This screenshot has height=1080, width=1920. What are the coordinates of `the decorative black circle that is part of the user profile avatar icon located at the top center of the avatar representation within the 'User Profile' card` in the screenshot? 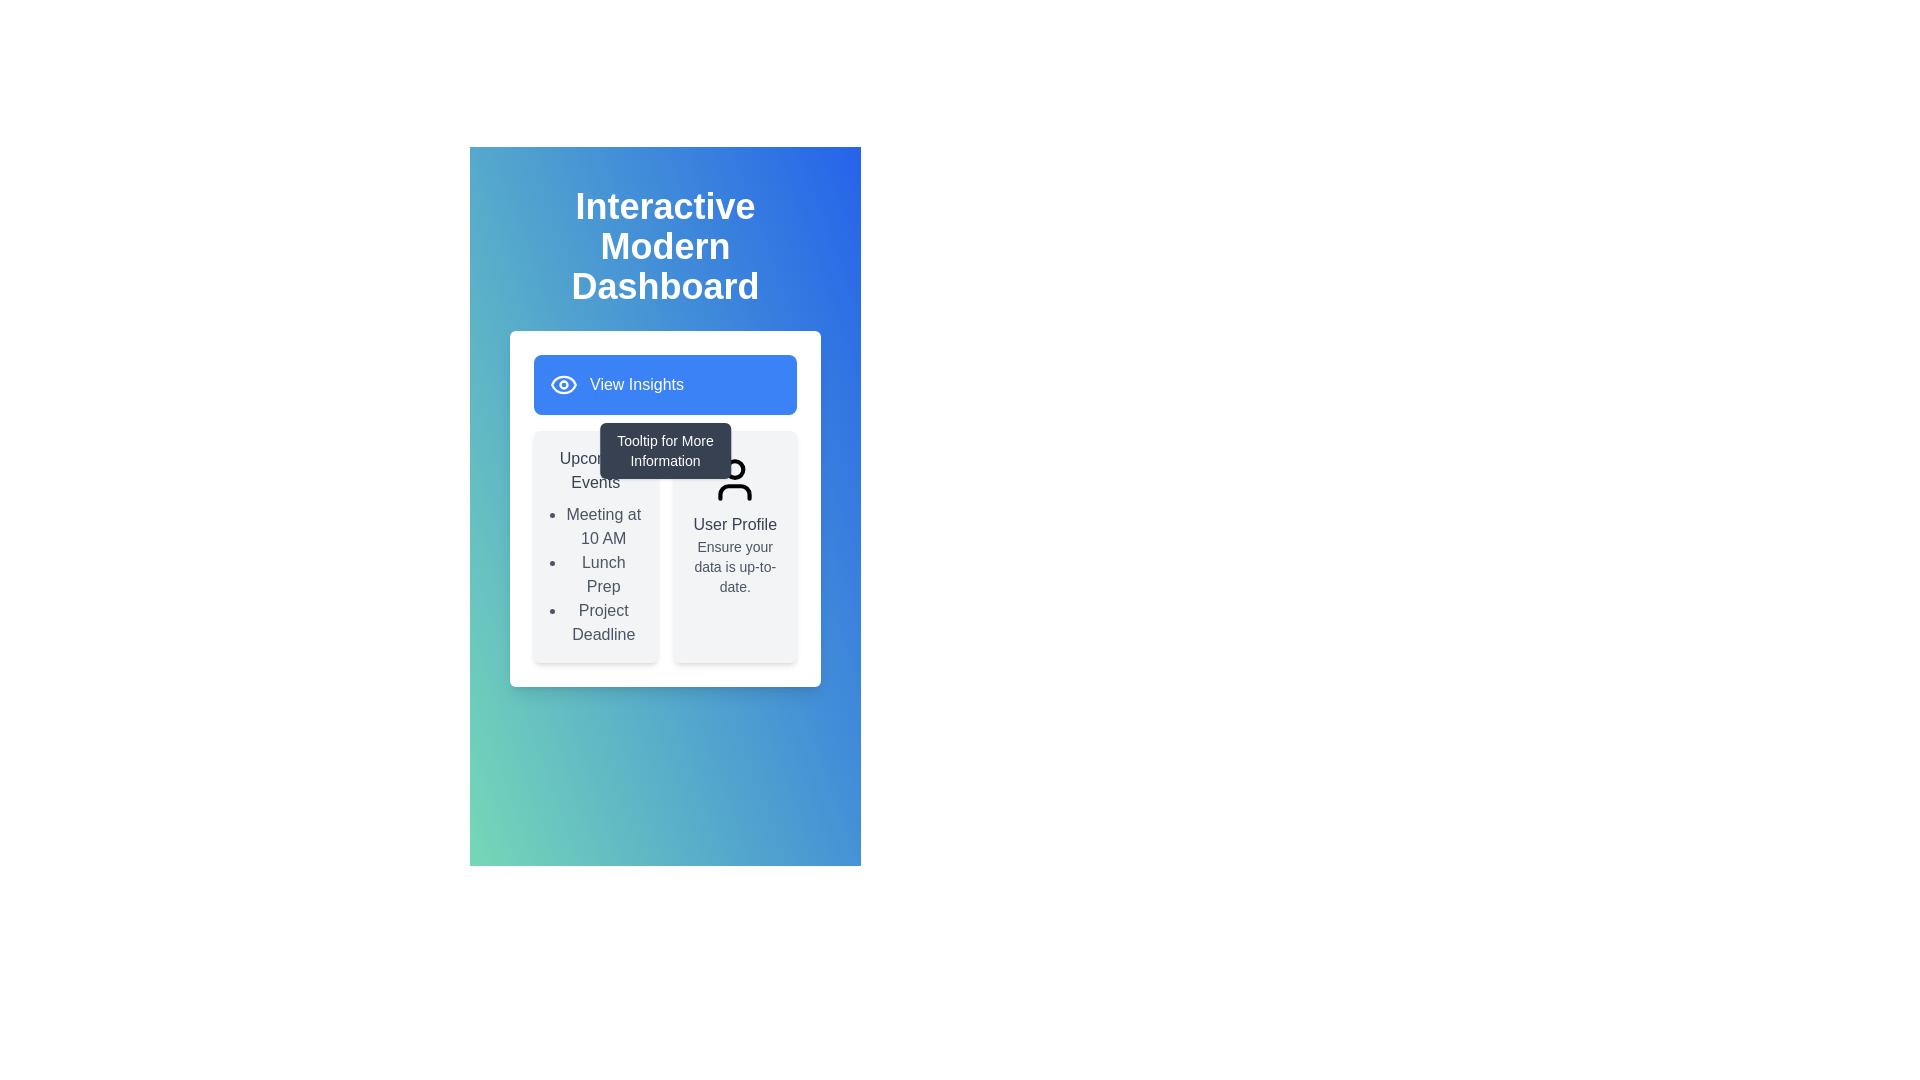 It's located at (734, 469).